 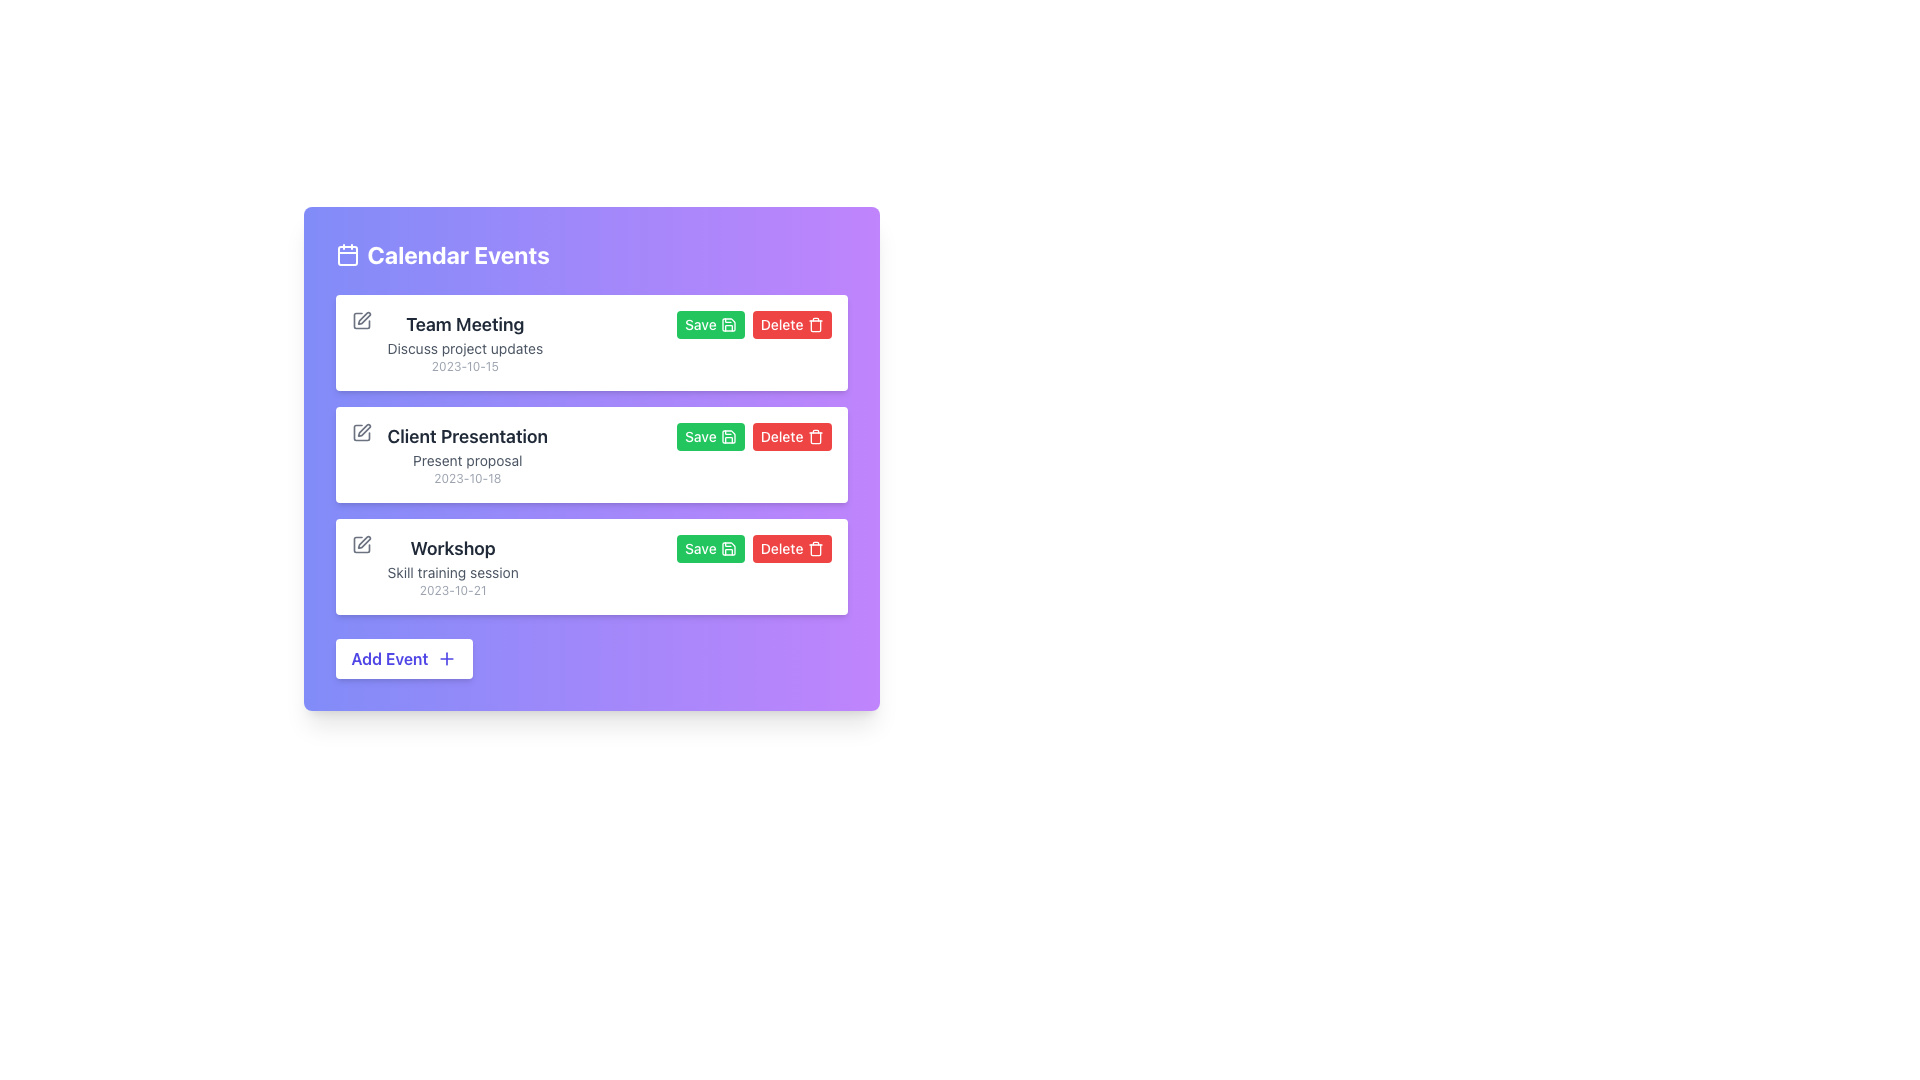 What do you see at coordinates (815, 437) in the screenshot?
I see `the Icon component of the trash bin illustration, which is part of the delete button aligned to the right side of each event's row in the calendar interface` at bounding box center [815, 437].